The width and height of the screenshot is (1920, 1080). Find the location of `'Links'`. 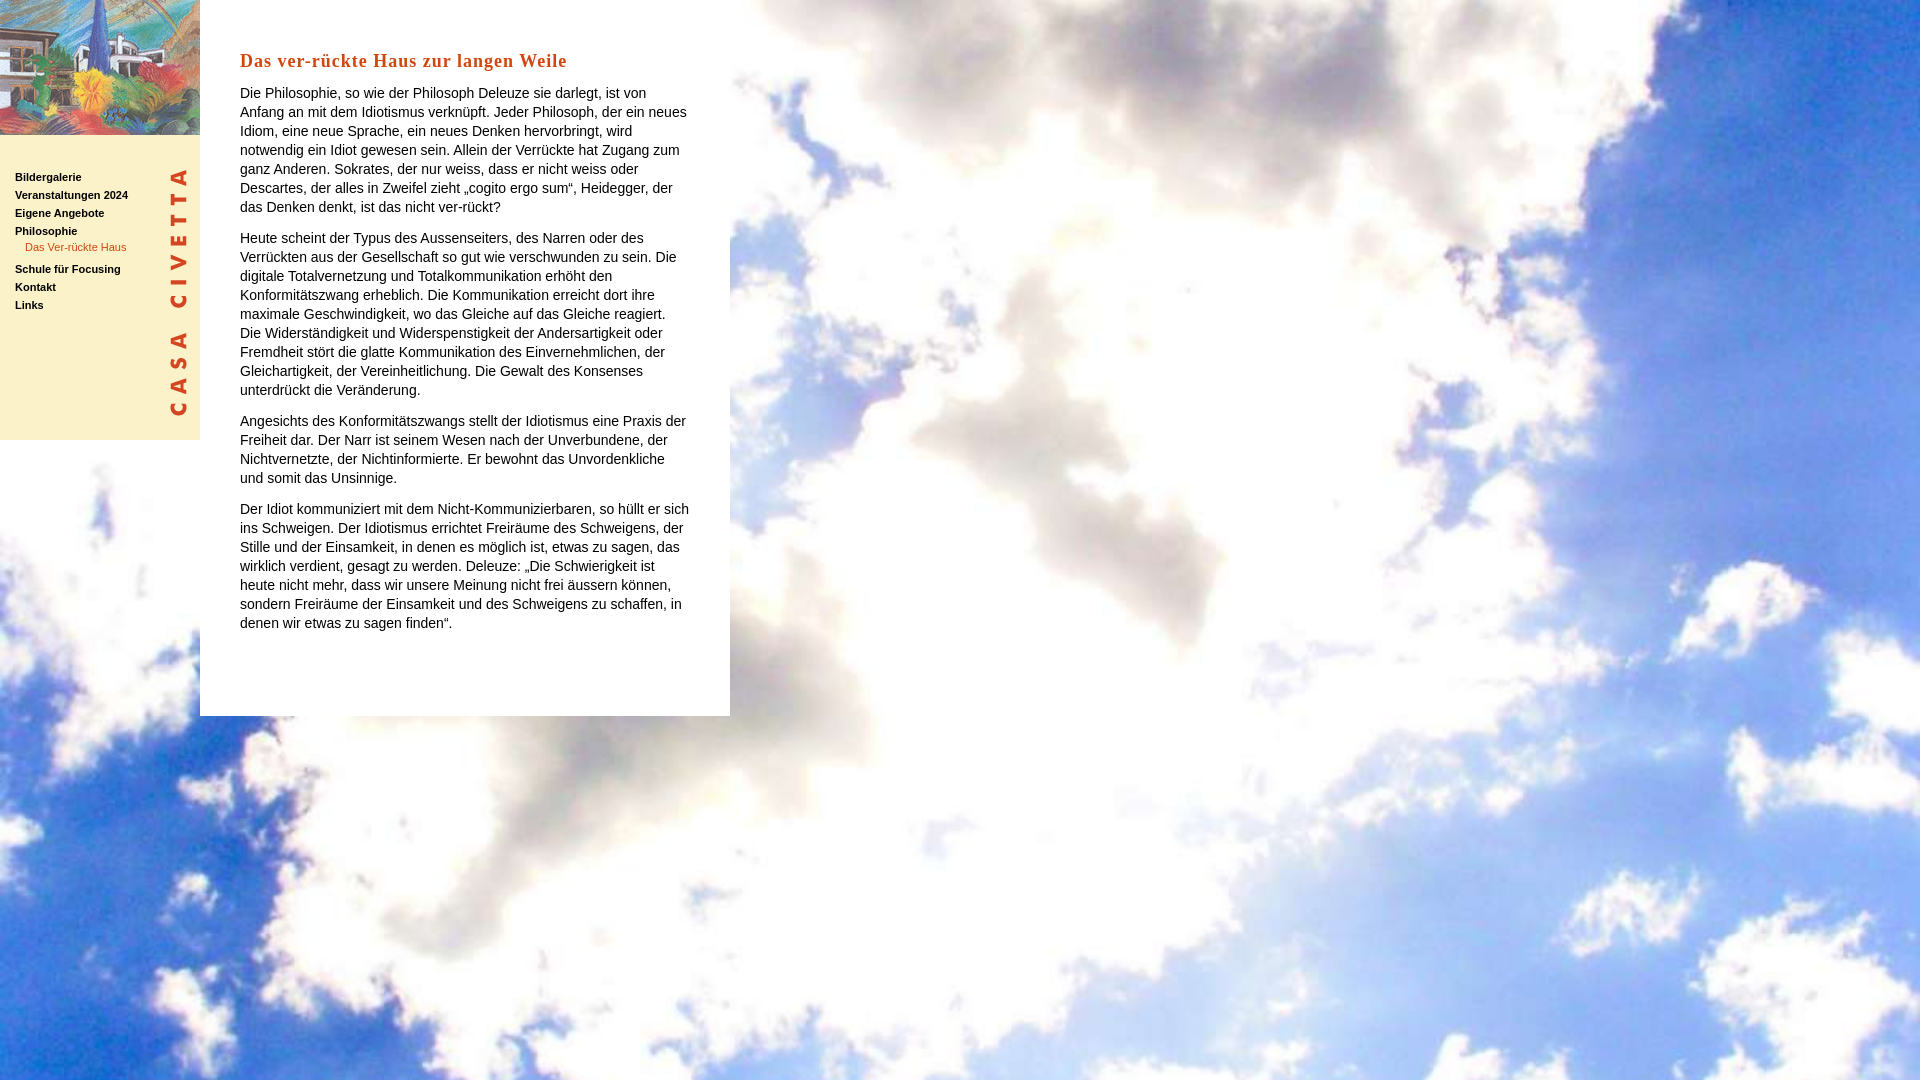

'Links' is located at coordinates (14, 304).